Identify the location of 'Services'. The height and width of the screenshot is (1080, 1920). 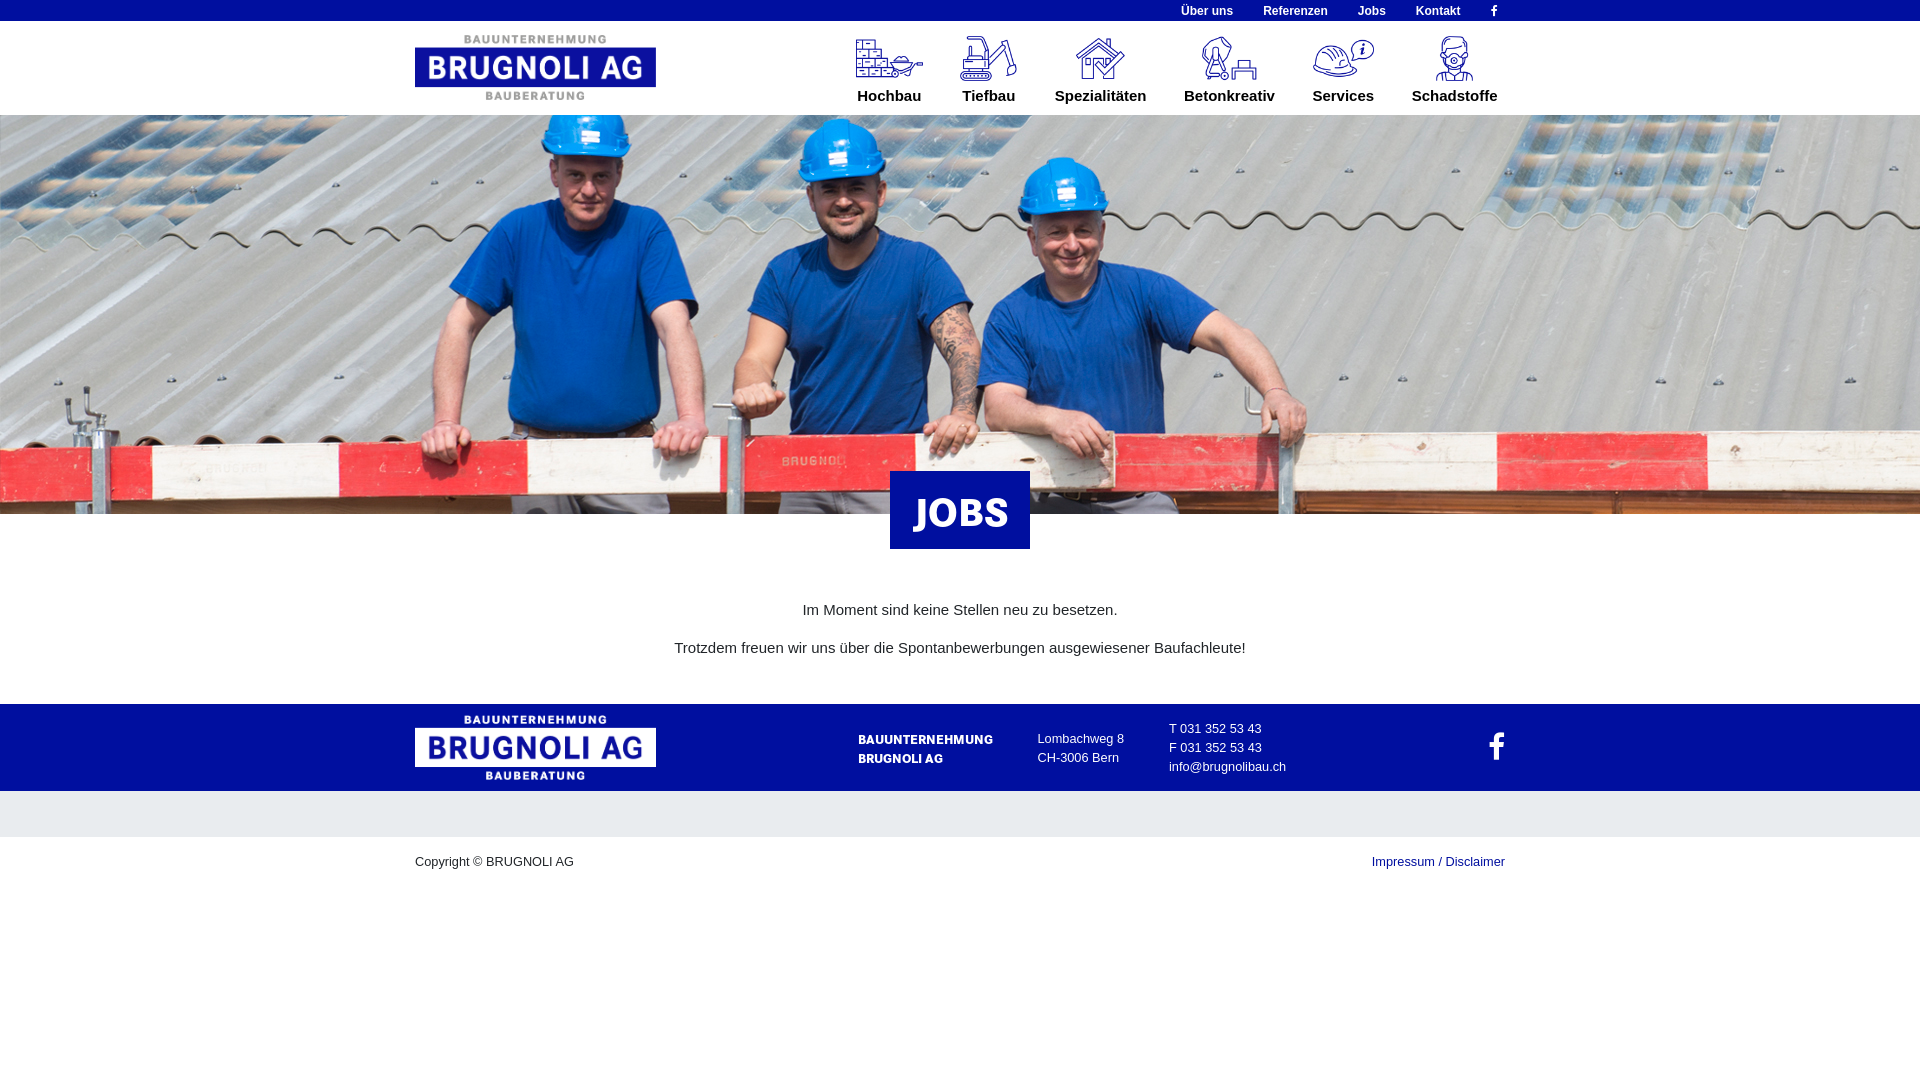
(1343, 67).